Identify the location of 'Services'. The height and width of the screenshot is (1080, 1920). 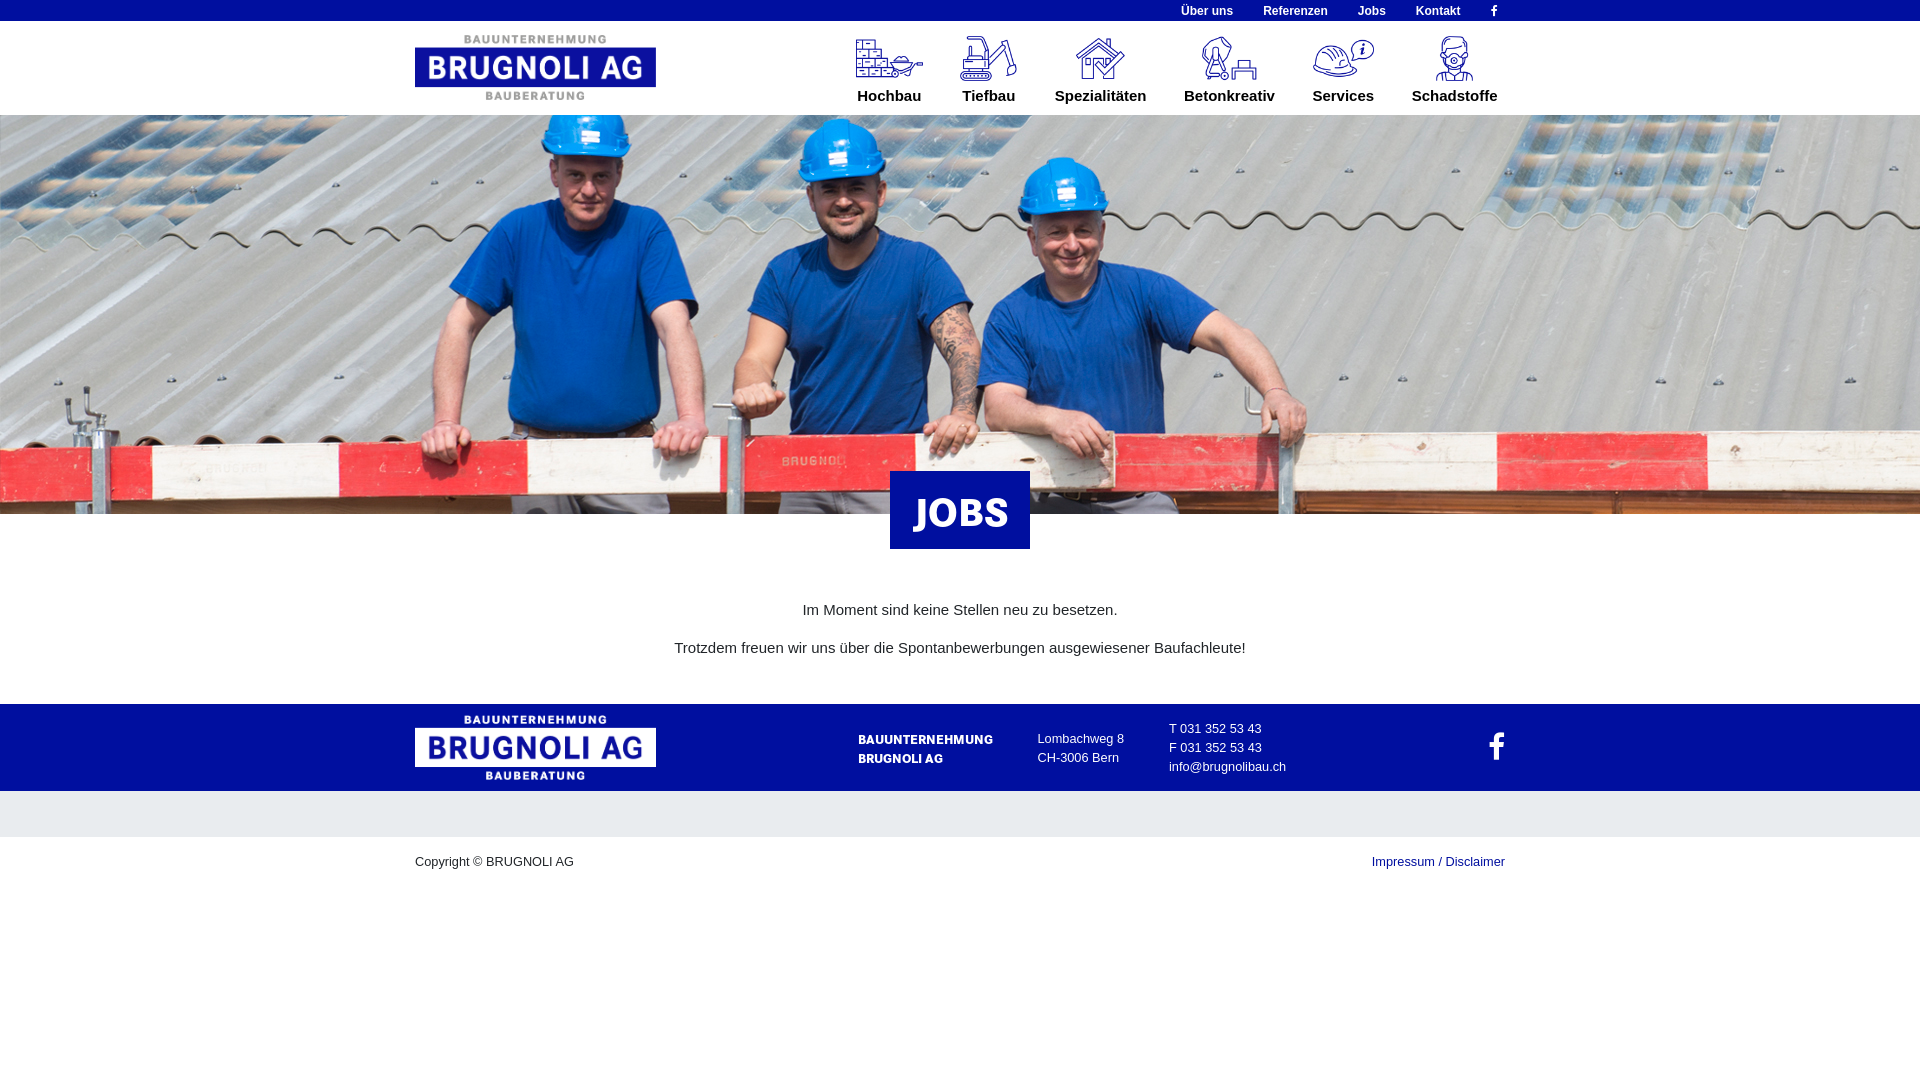
(1343, 67).